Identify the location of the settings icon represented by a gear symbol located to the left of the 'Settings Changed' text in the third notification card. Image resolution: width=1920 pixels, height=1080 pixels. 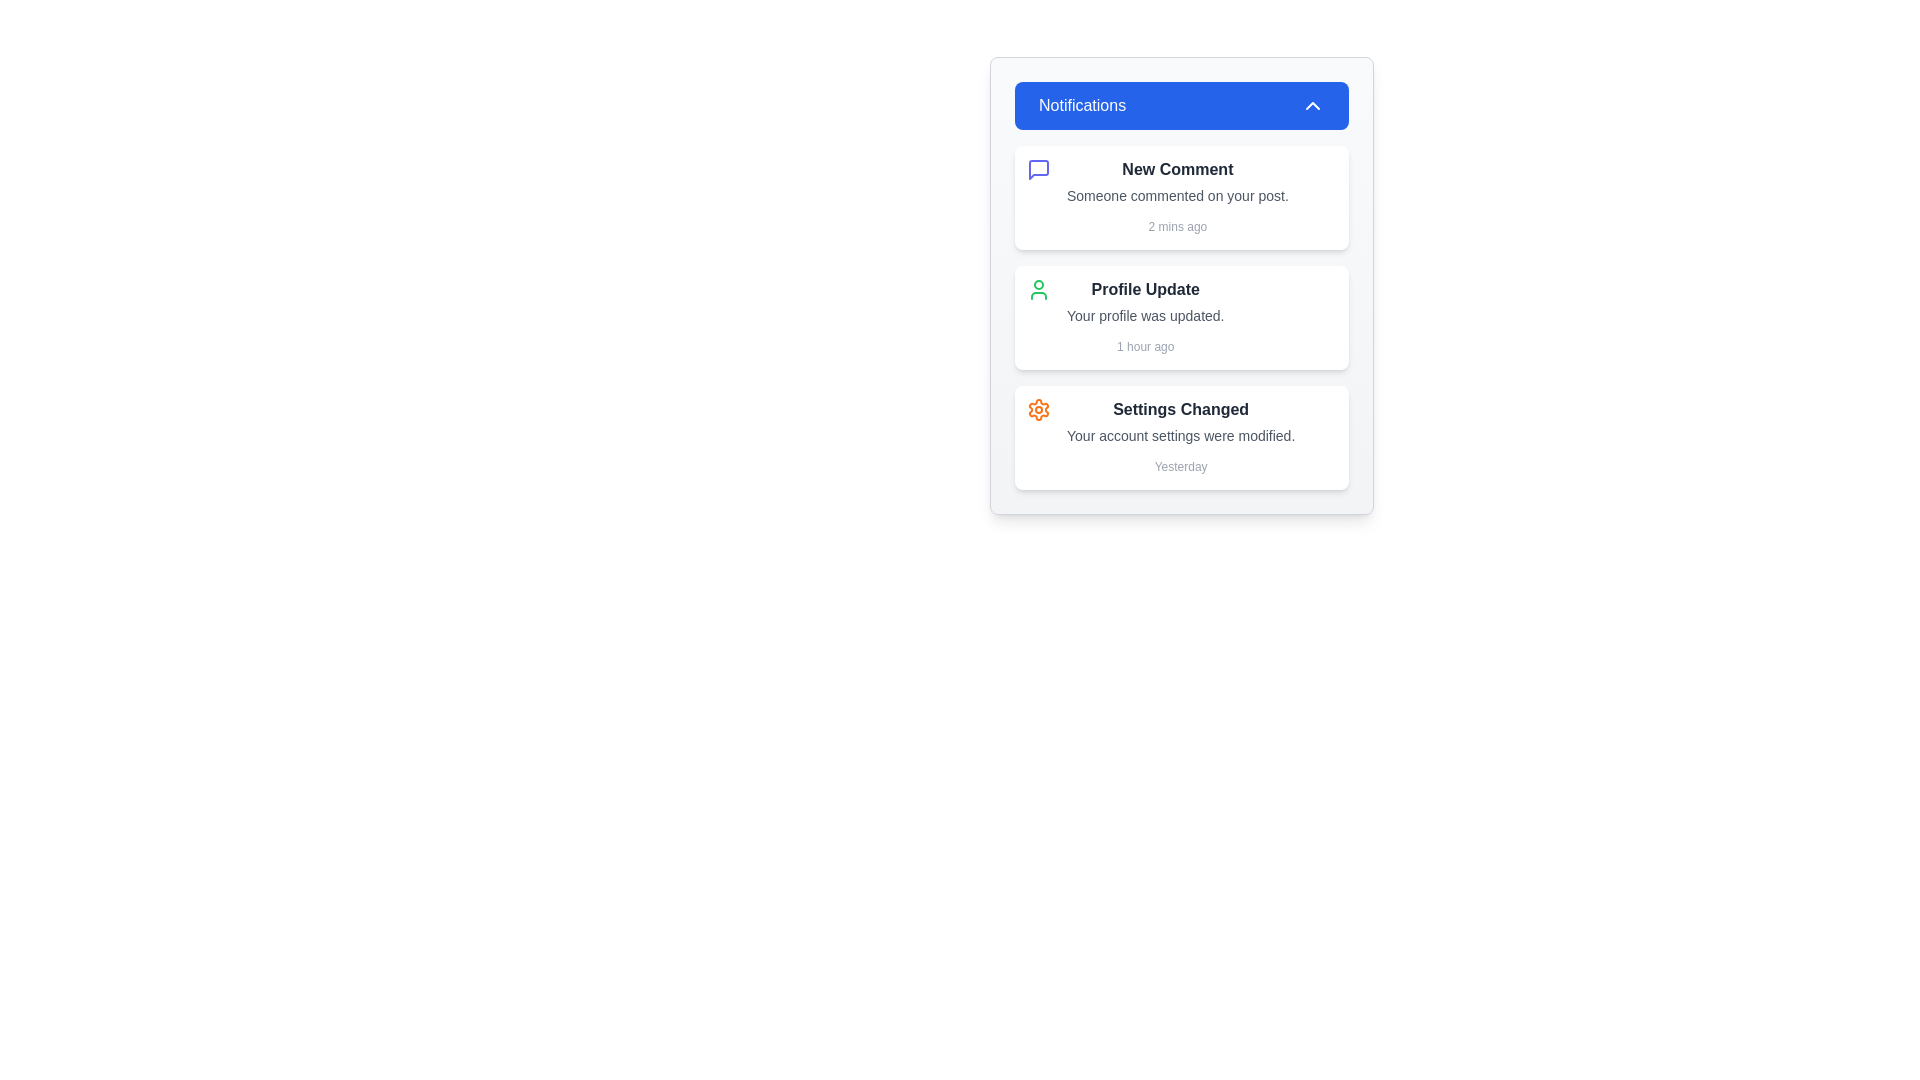
(1038, 408).